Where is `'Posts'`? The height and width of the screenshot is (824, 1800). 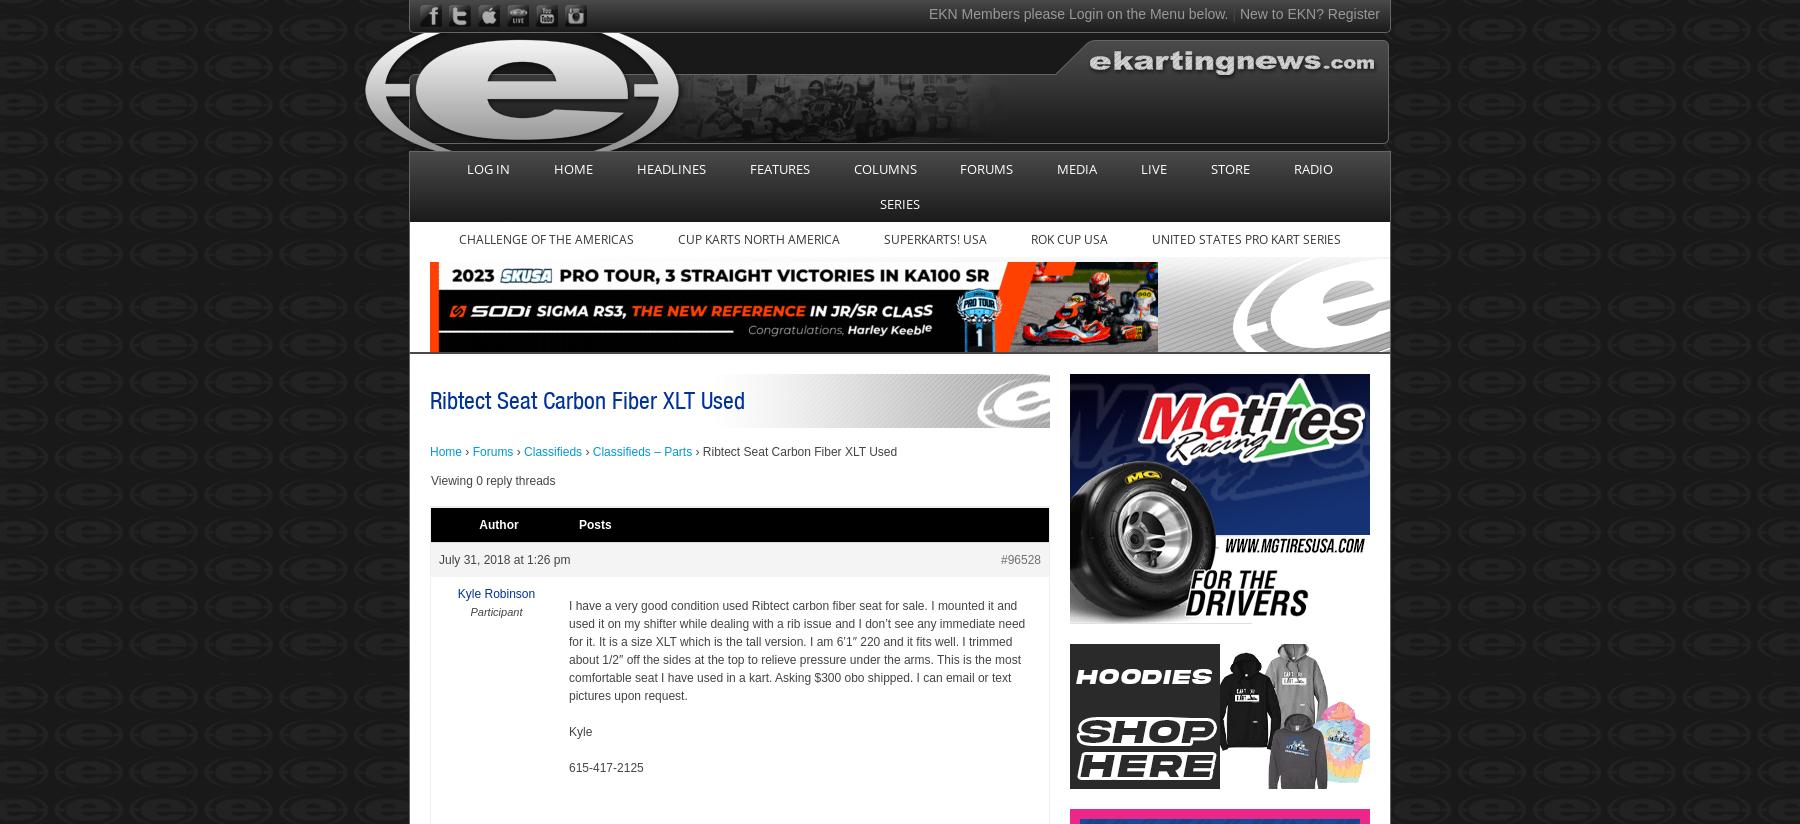
'Posts' is located at coordinates (595, 523).